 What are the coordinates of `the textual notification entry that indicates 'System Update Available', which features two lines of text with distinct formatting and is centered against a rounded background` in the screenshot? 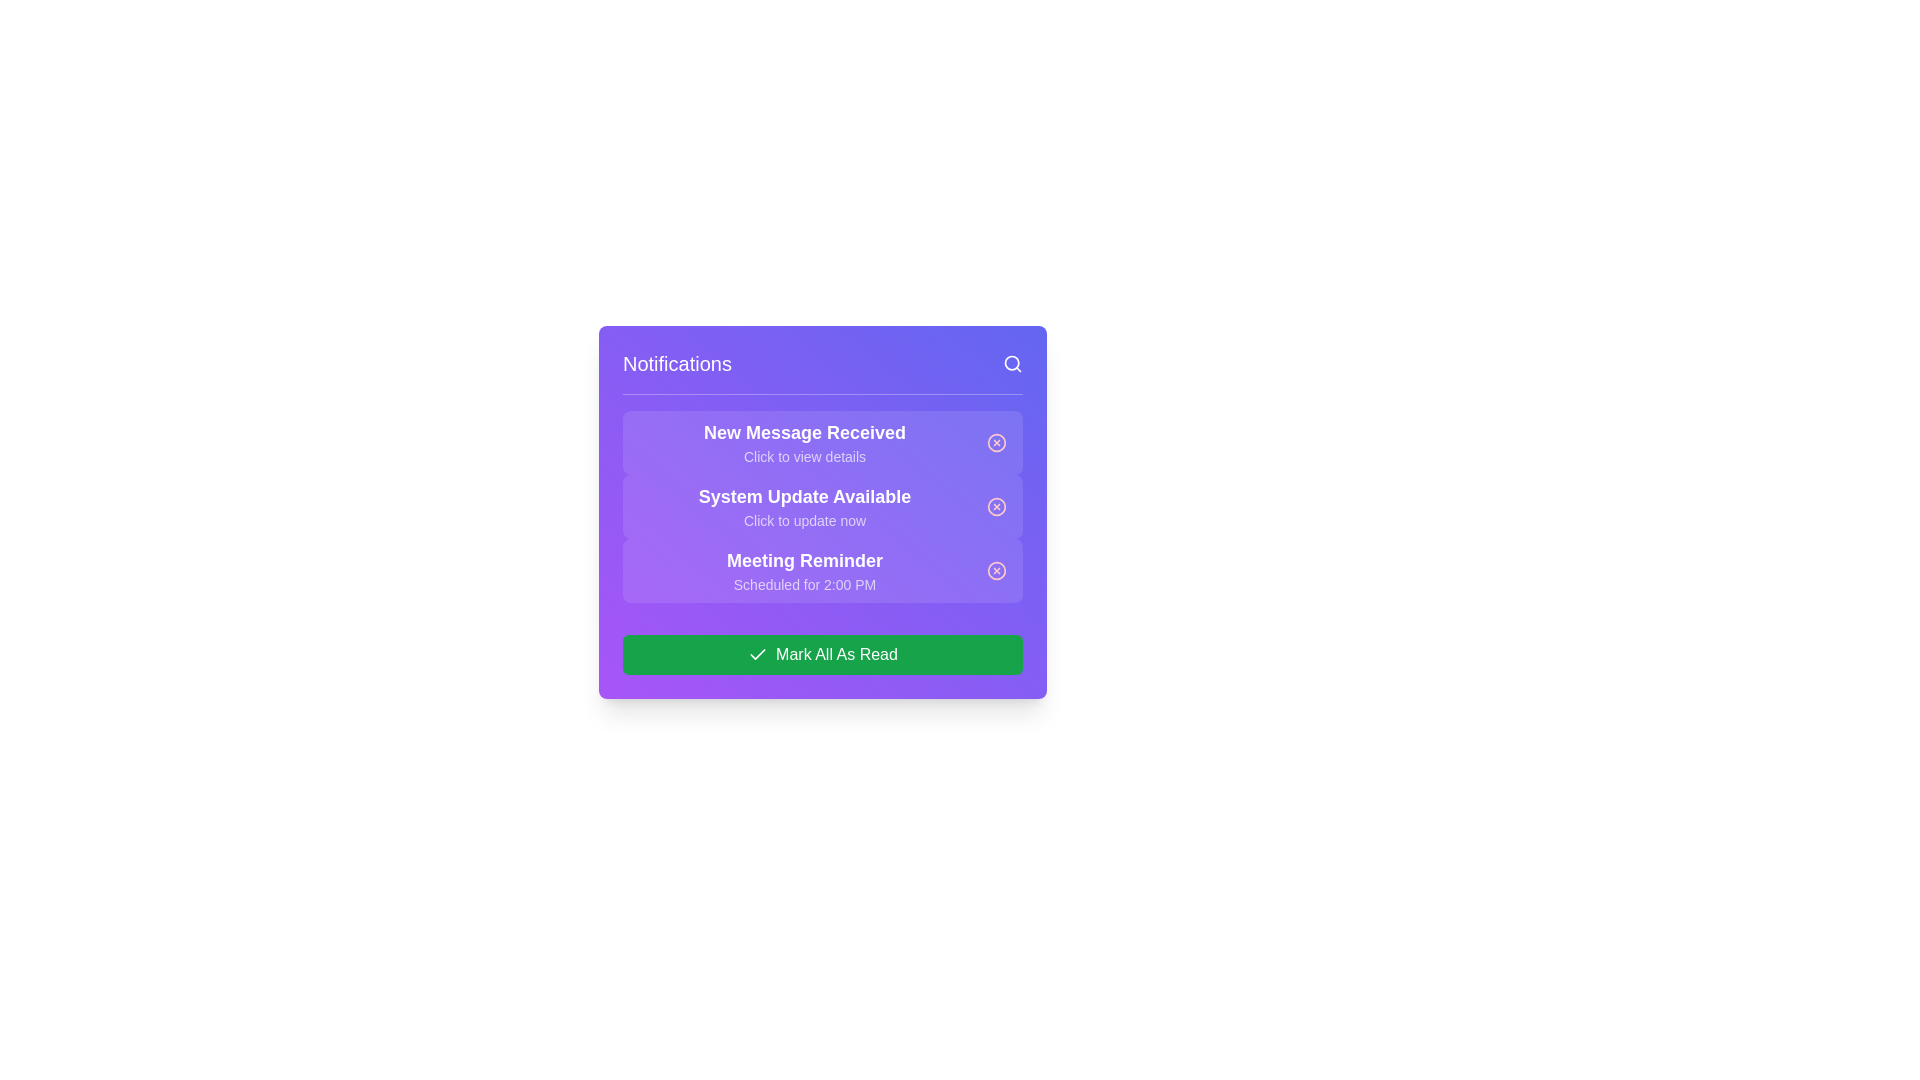 It's located at (805, 505).